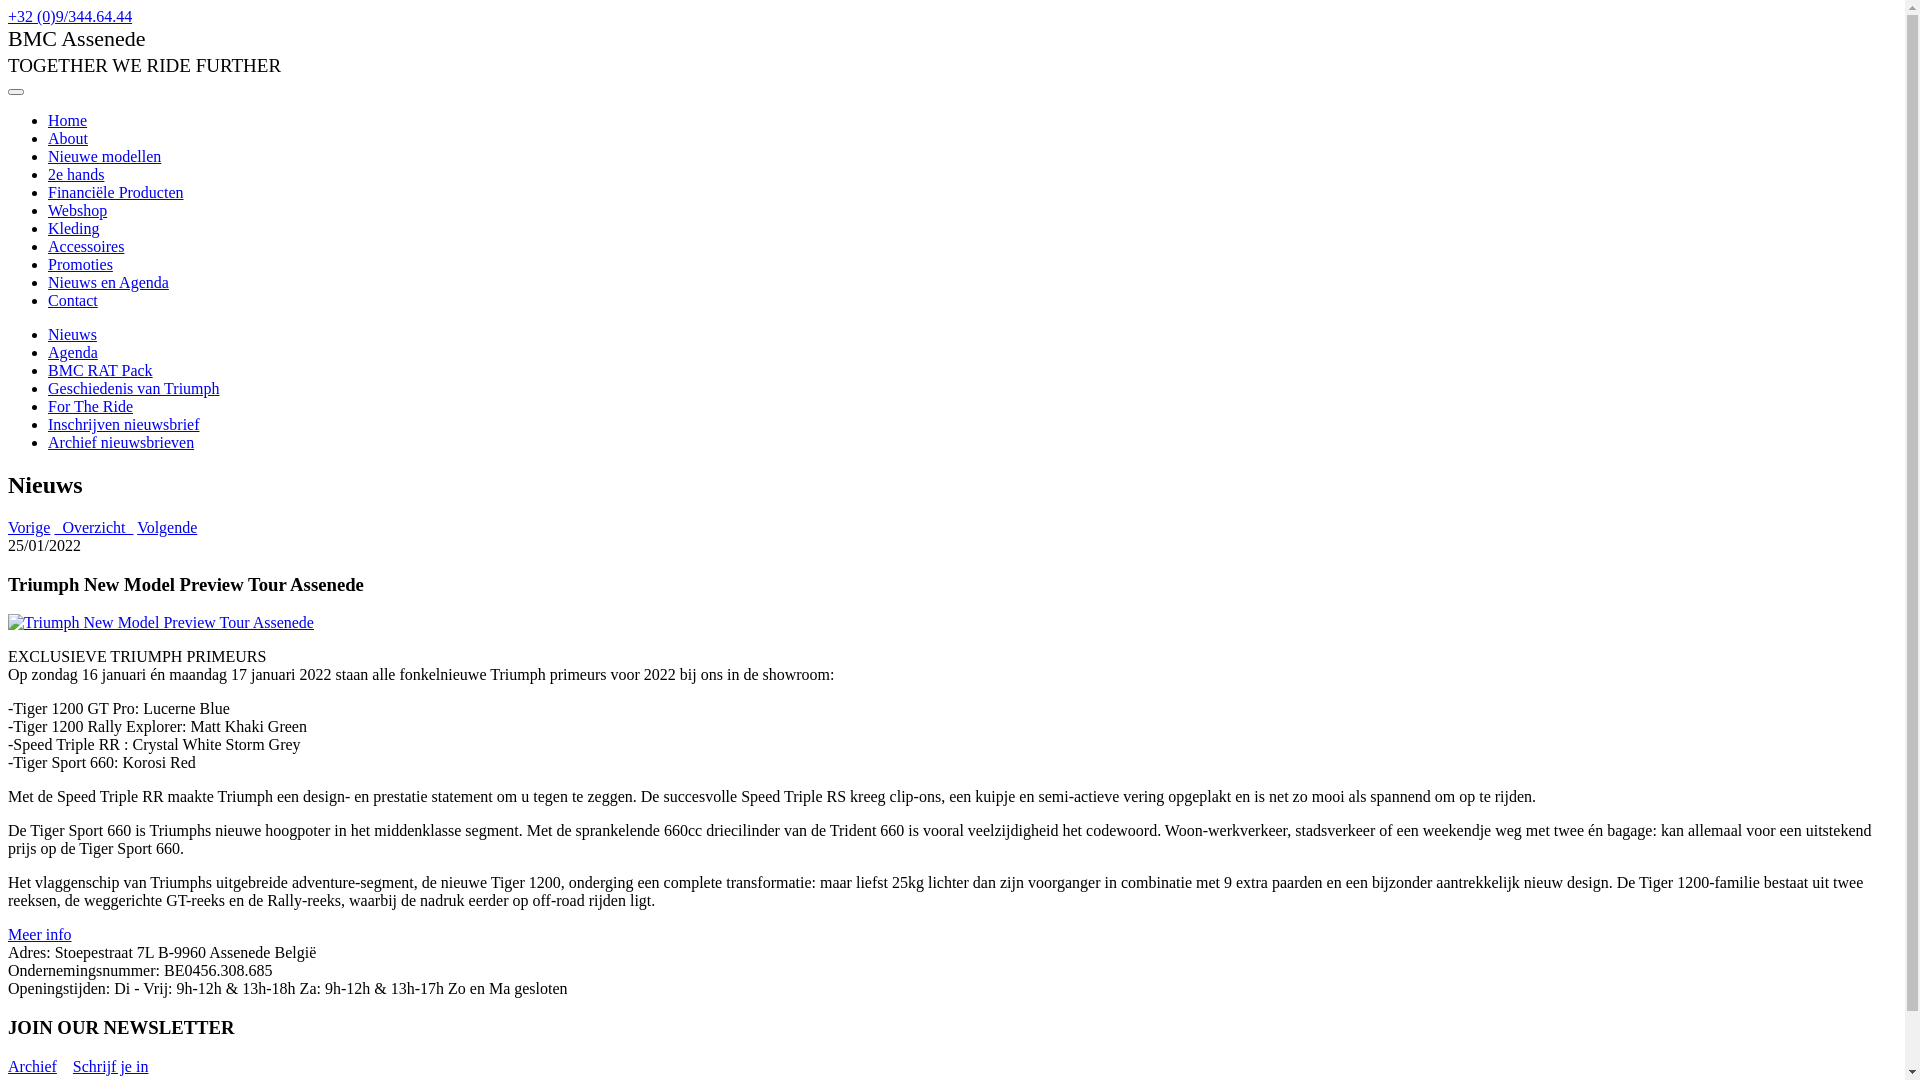 The image size is (1920, 1080). I want to click on 'Volgende', so click(136, 526).